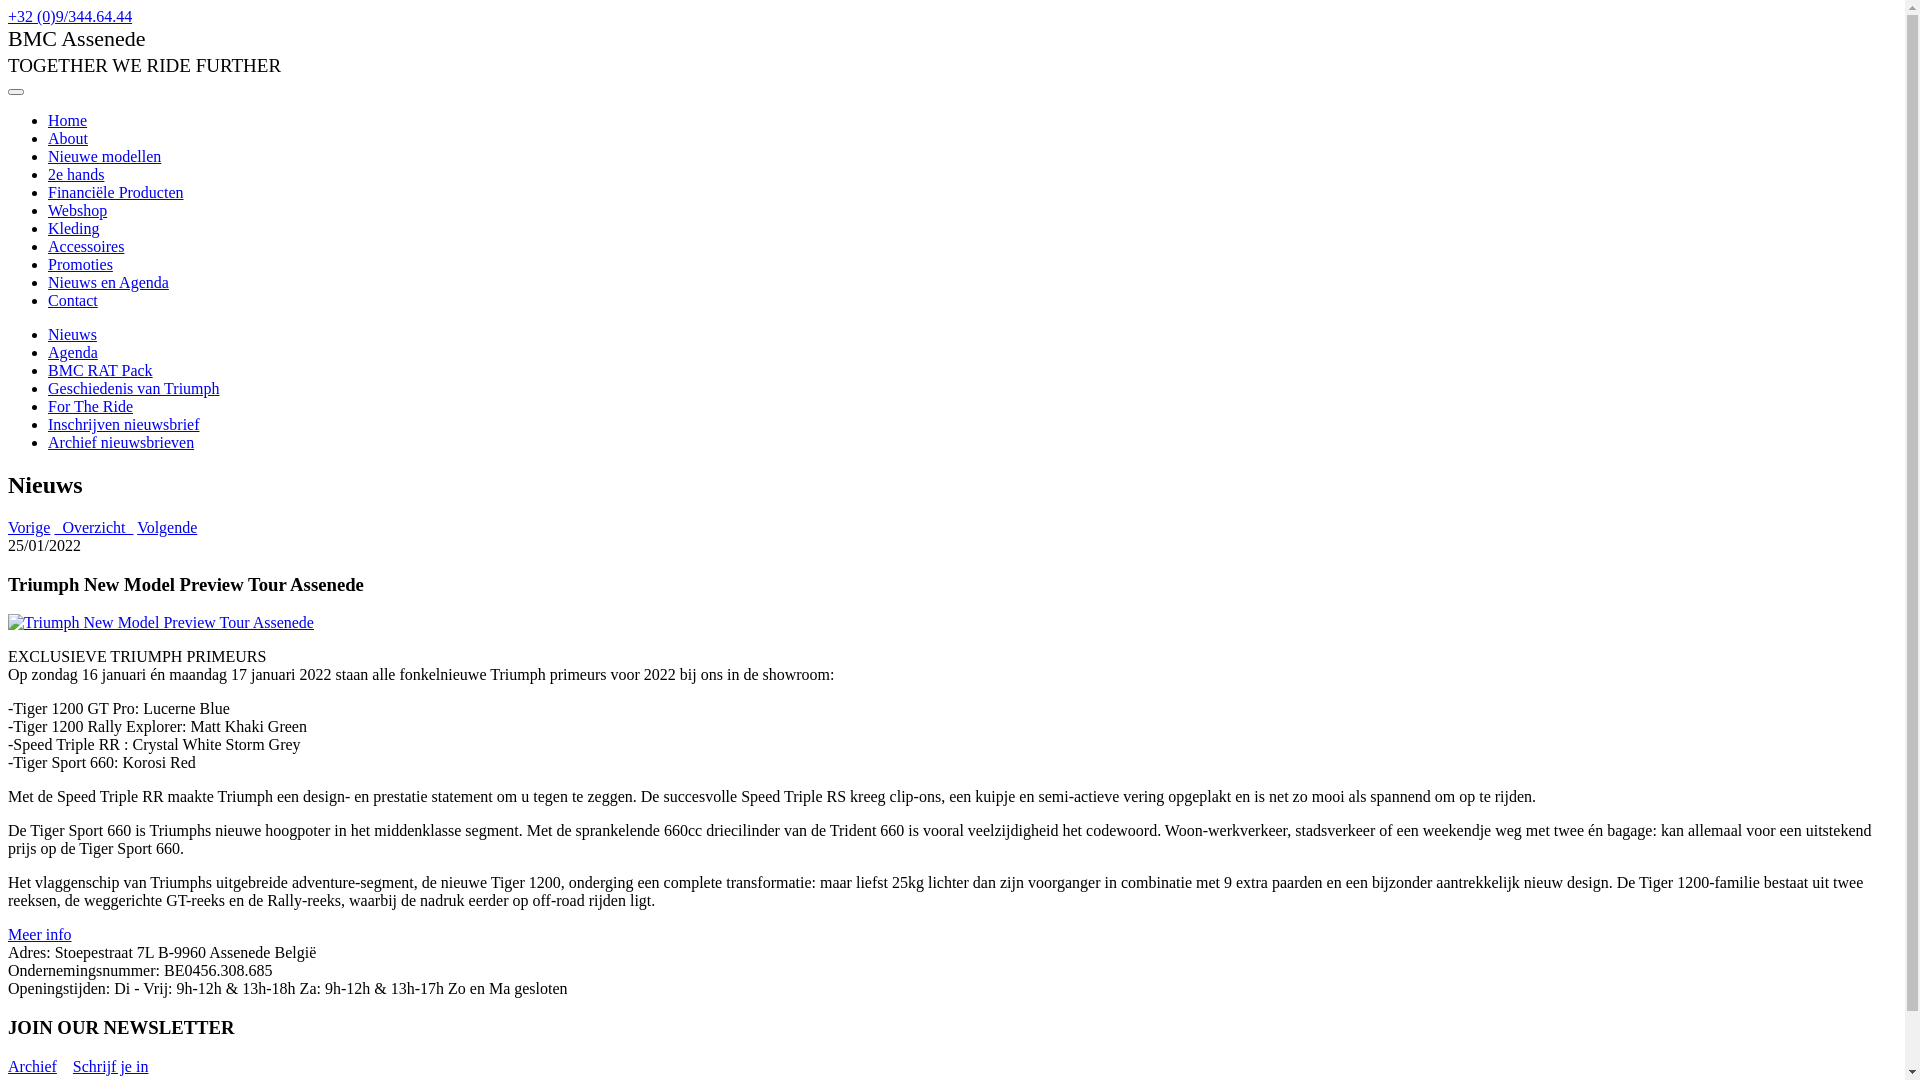 The image size is (1920, 1080). I want to click on 'Volgende', so click(136, 526).